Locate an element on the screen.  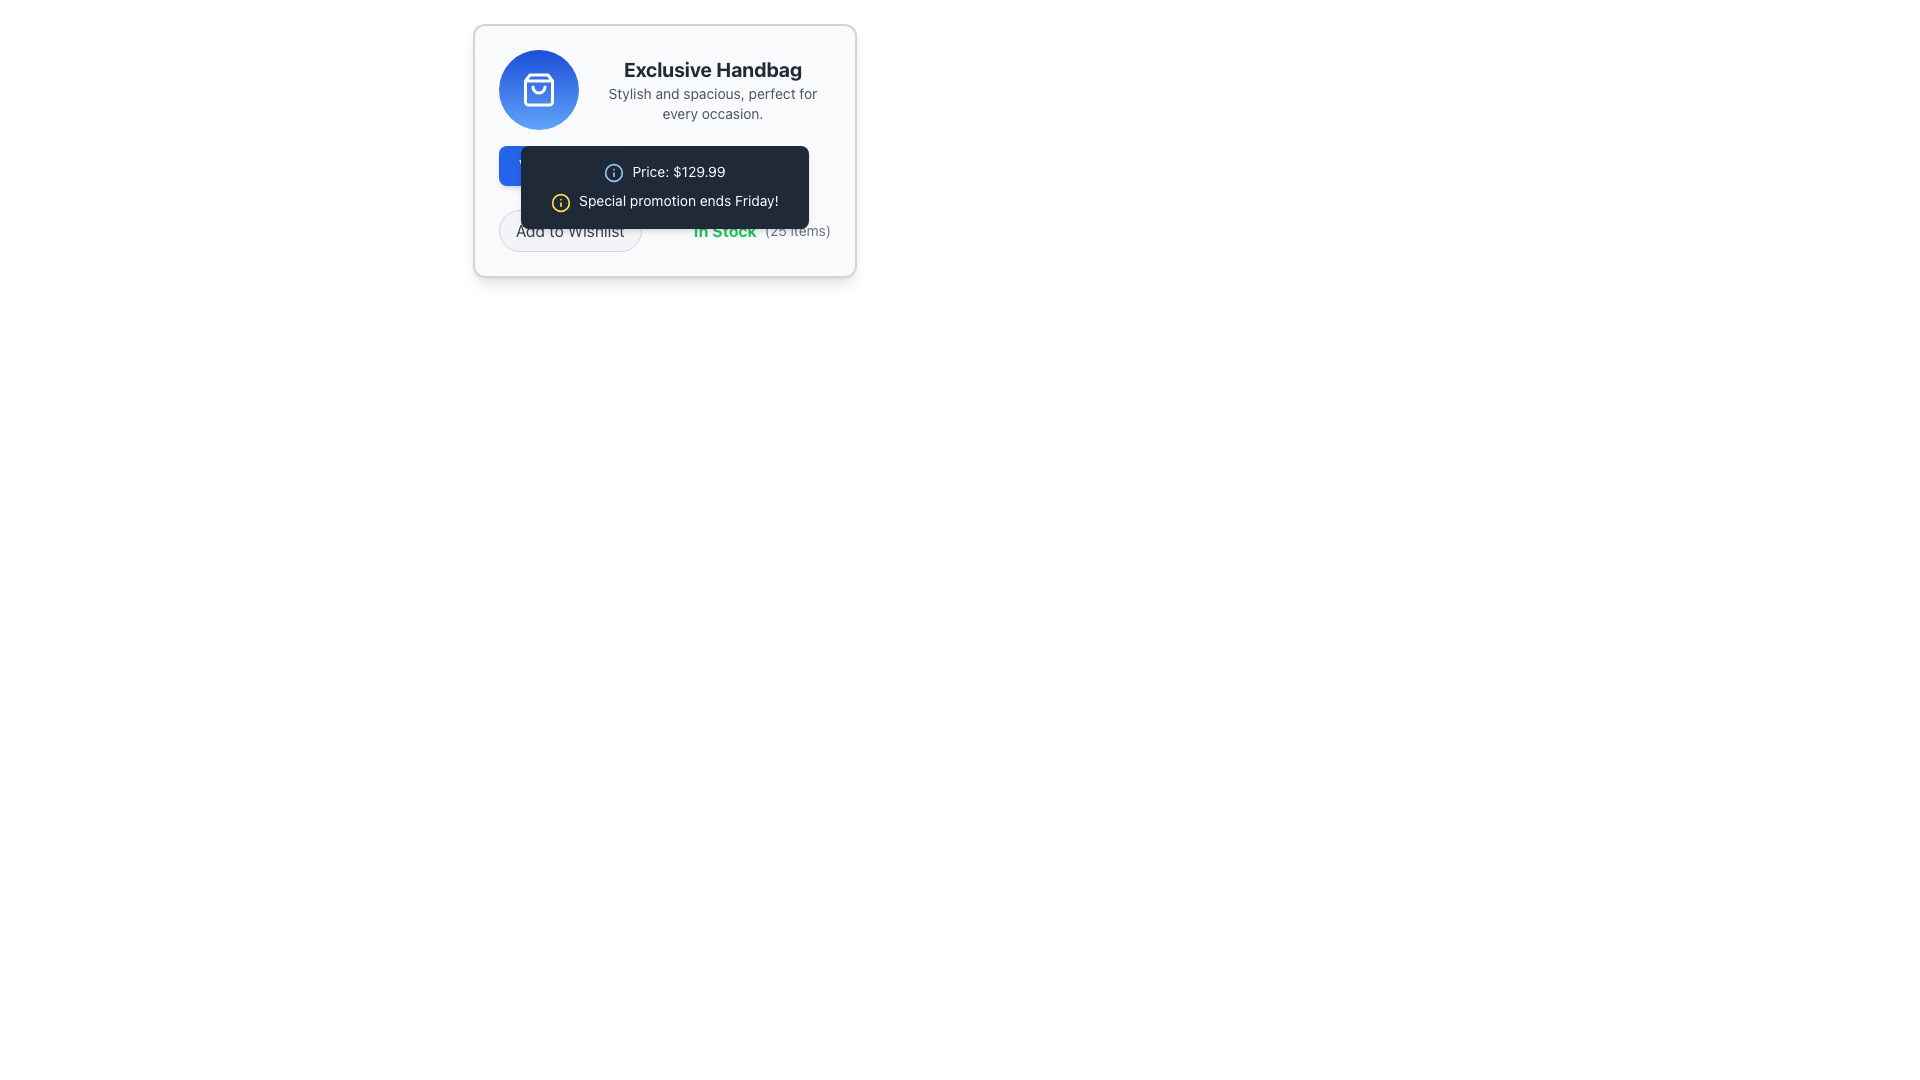
the circular 'info' icon, which is a yellow circle with a white 'i' in the center is located at coordinates (560, 202).